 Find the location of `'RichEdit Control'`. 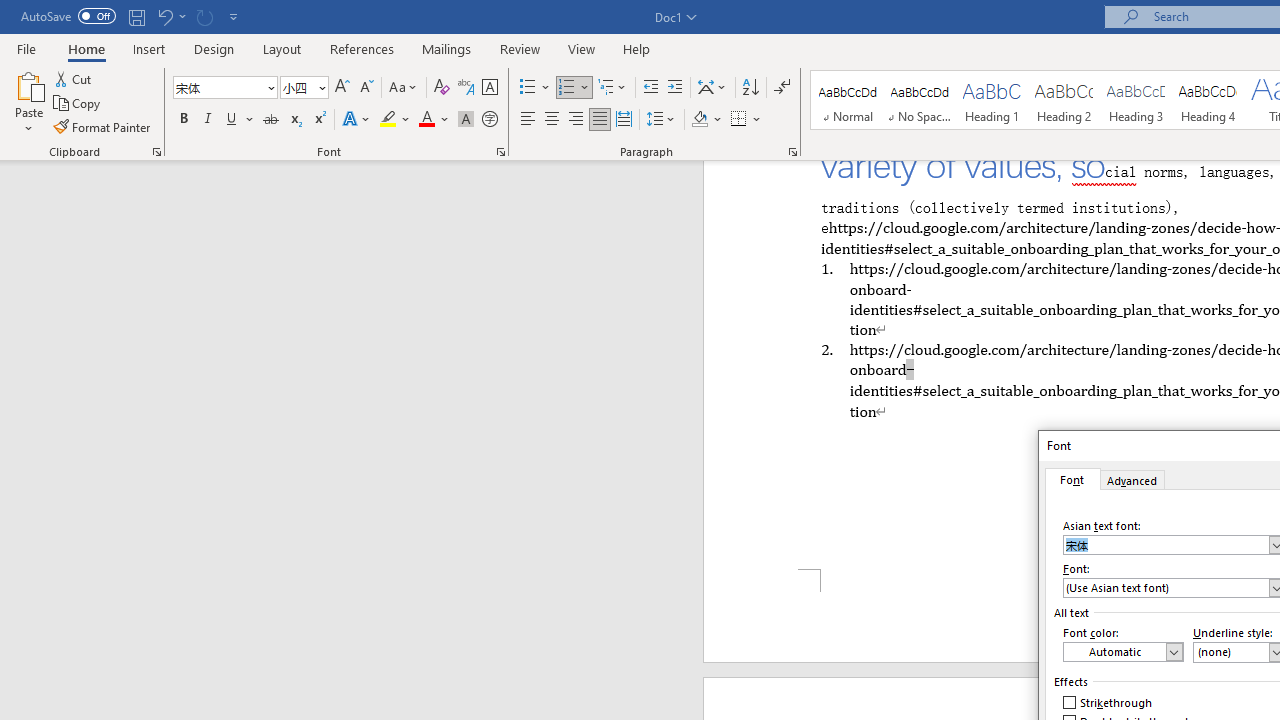

'RichEdit Control' is located at coordinates (1166, 586).